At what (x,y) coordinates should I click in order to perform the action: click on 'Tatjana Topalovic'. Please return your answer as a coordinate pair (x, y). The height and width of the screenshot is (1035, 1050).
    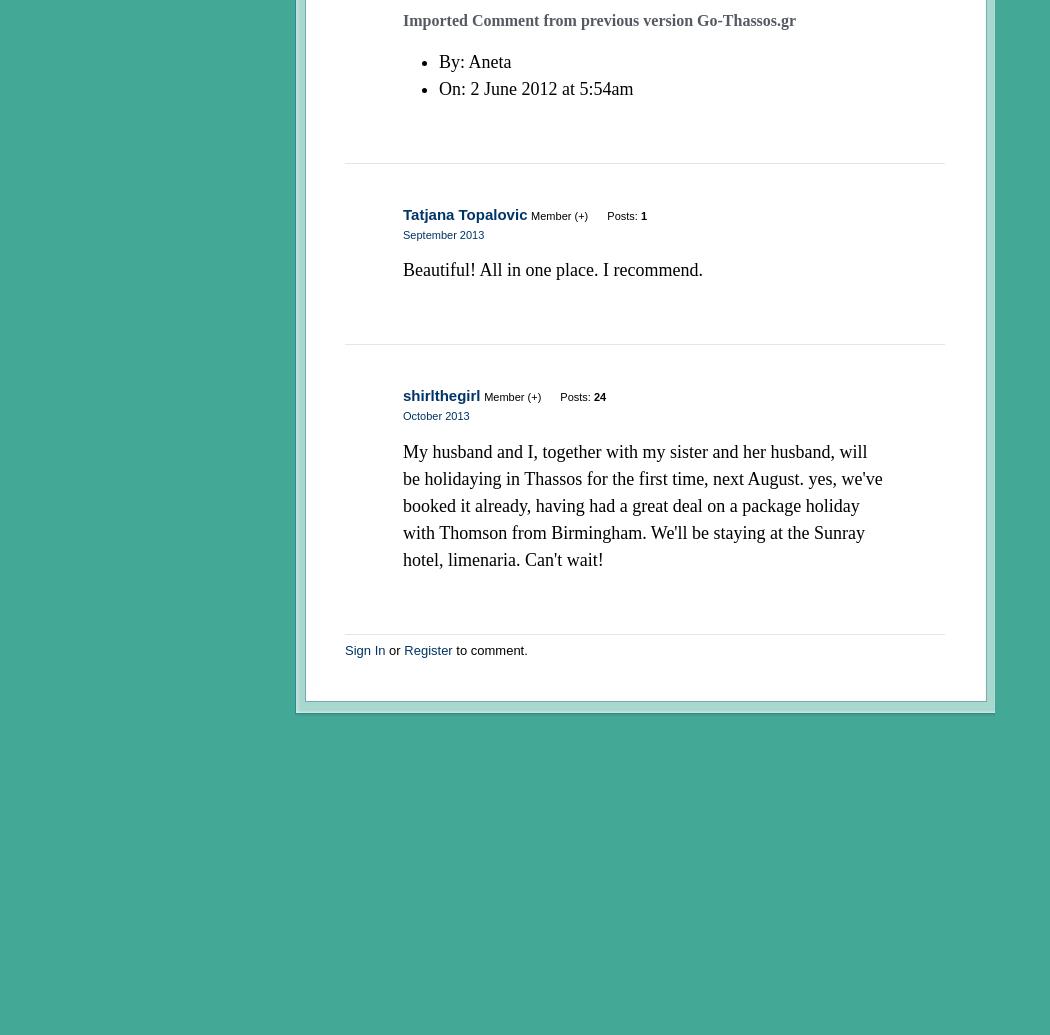
    Looking at the image, I should click on (402, 213).